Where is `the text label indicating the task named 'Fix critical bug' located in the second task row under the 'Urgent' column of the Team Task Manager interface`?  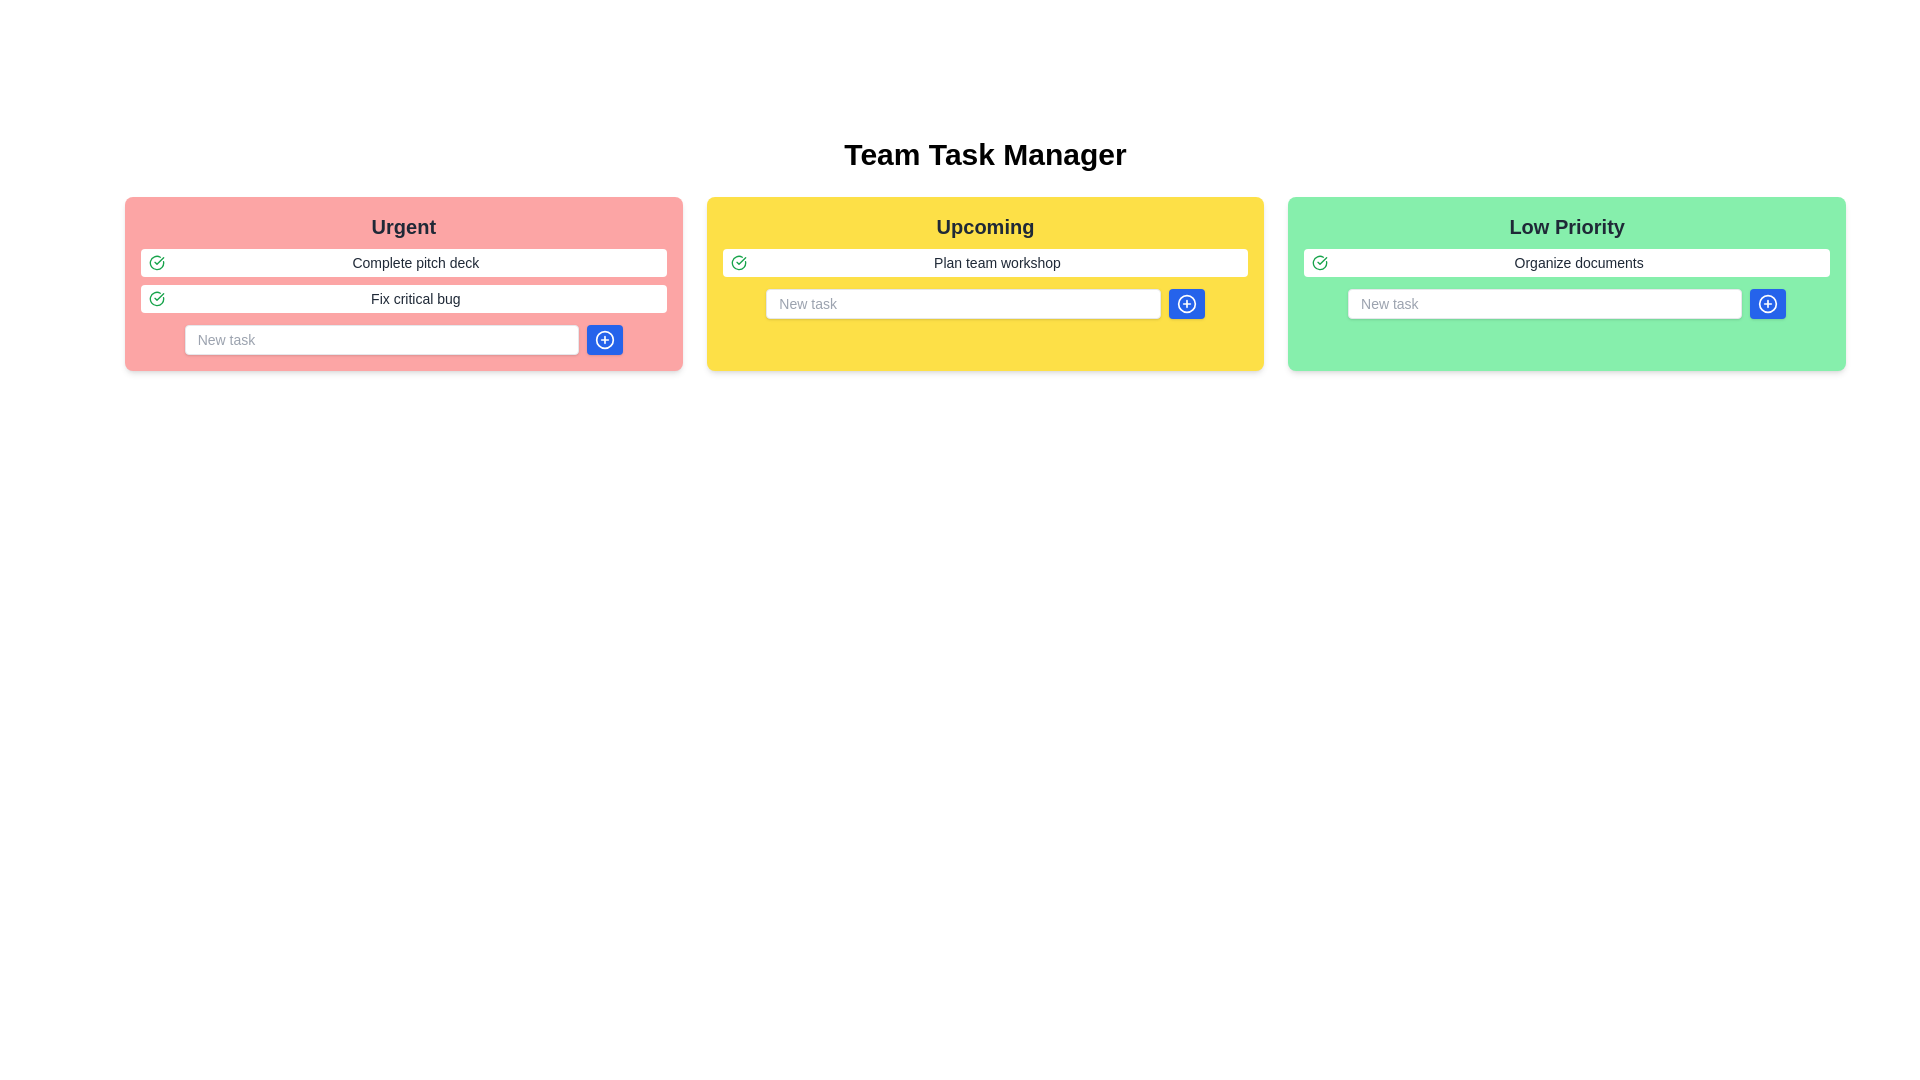
the text label indicating the task named 'Fix critical bug' located in the second task row under the 'Urgent' column of the Team Task Manager interface is located at coordinates (414, 299).